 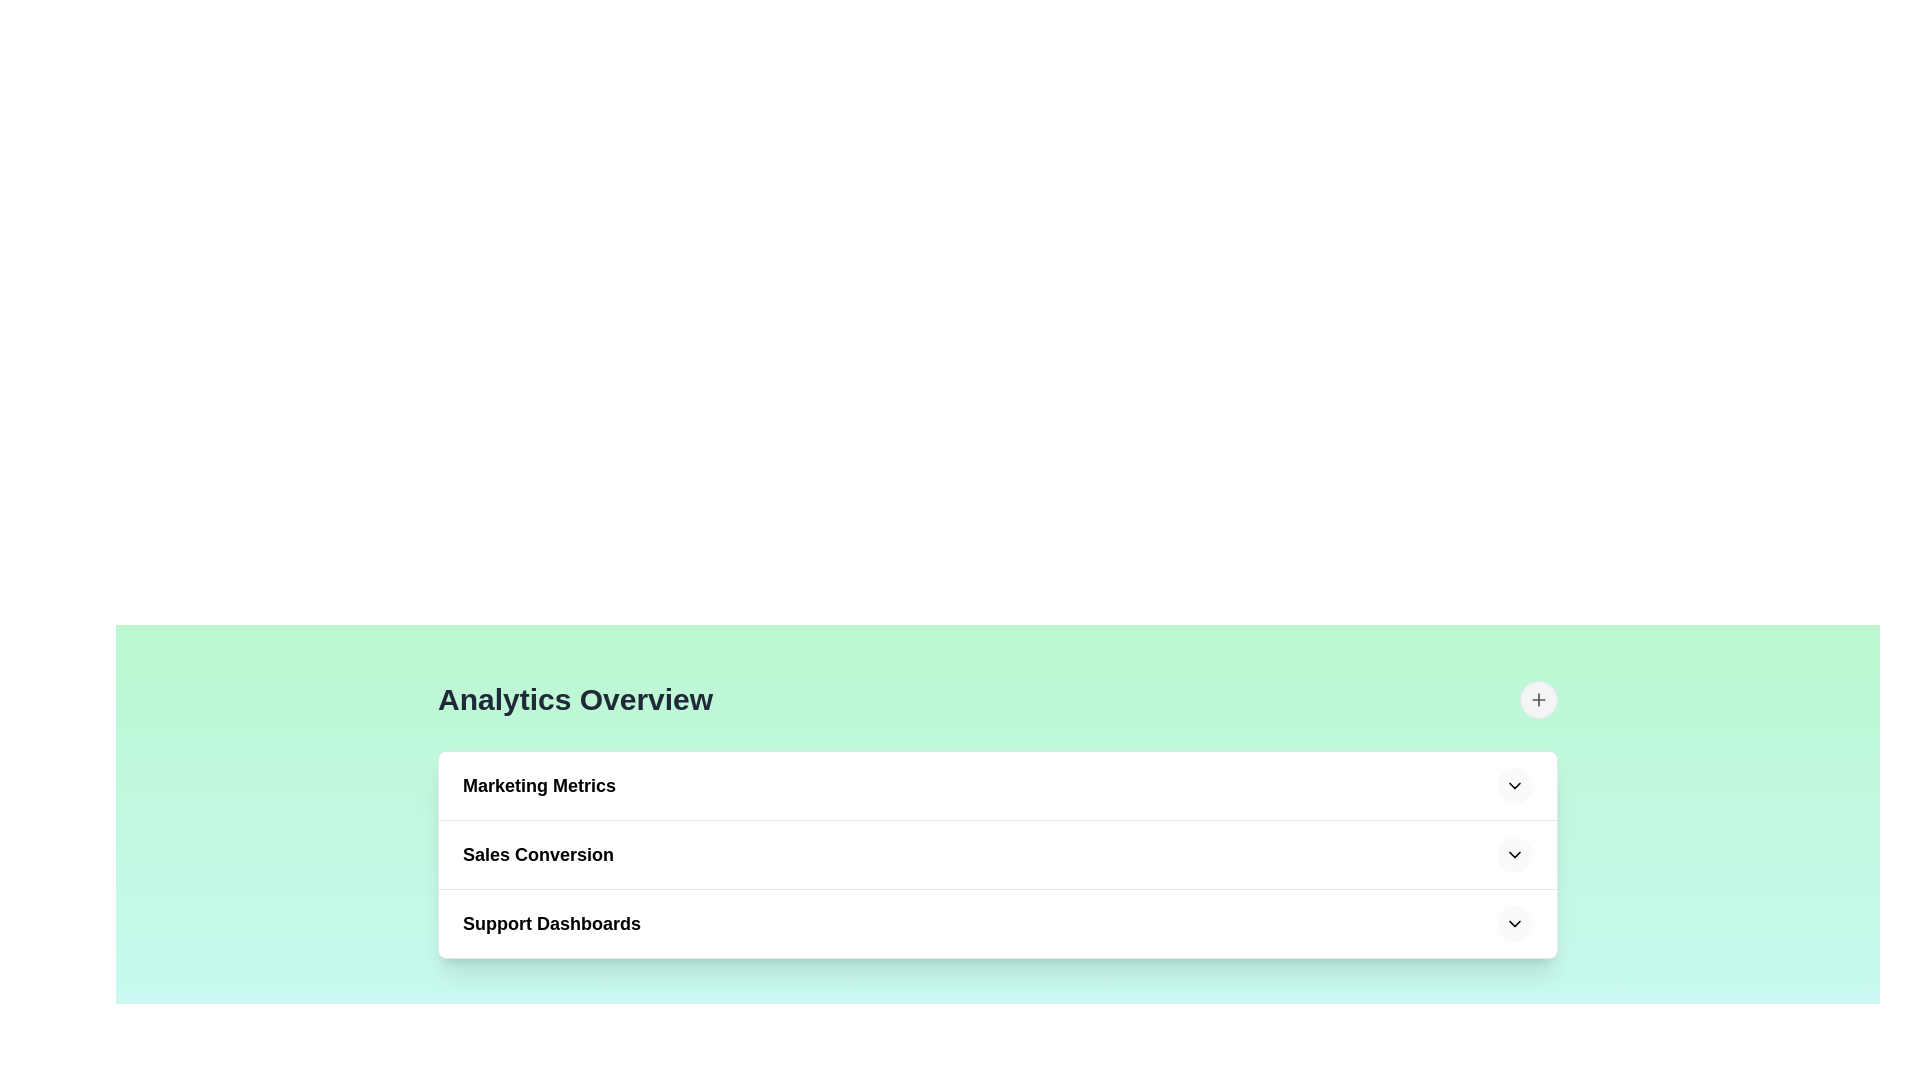 What do you see at coordinates (1515, 924) in the screenshot?
I see `the downward-pointing chevron icon in the 'Support Dashboards' section` at bounding box center [1515, 924].